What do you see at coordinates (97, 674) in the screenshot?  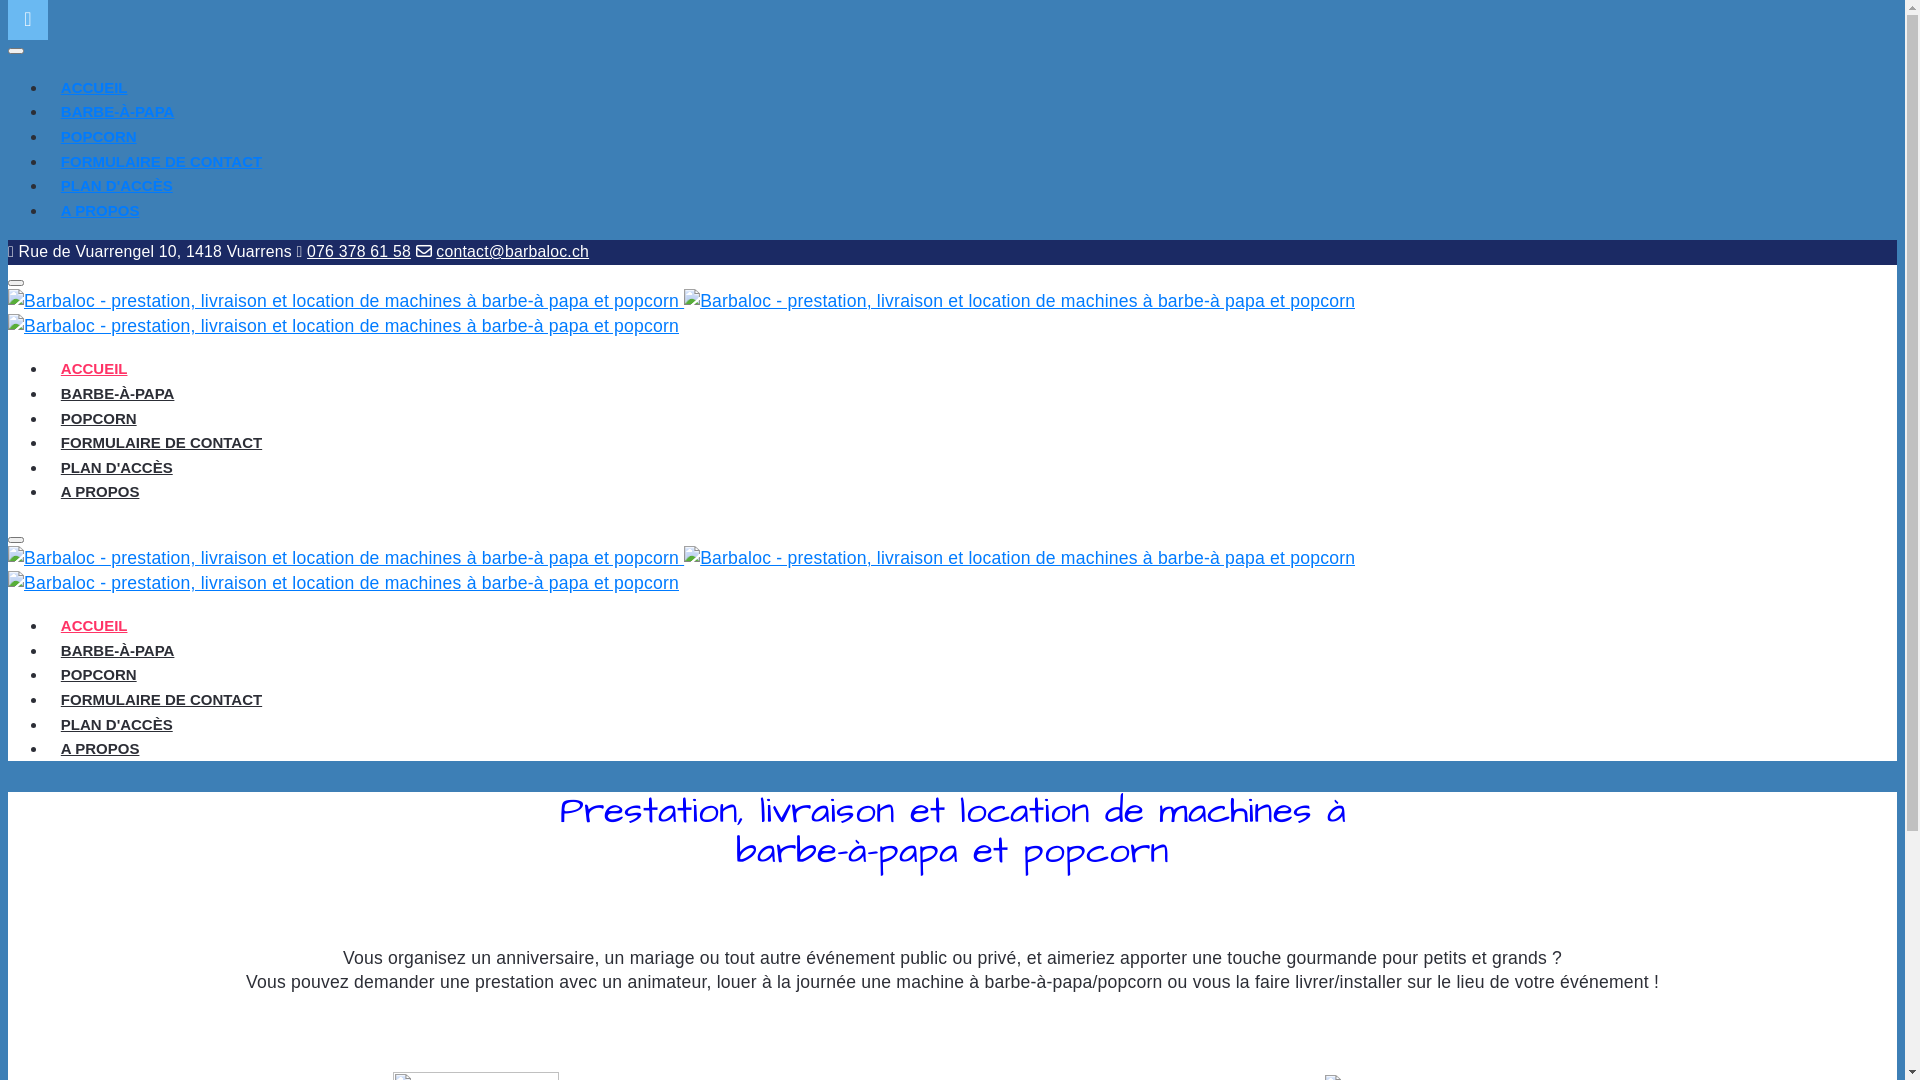 I see `'POPCORN'` at bounding box center [97, 674].